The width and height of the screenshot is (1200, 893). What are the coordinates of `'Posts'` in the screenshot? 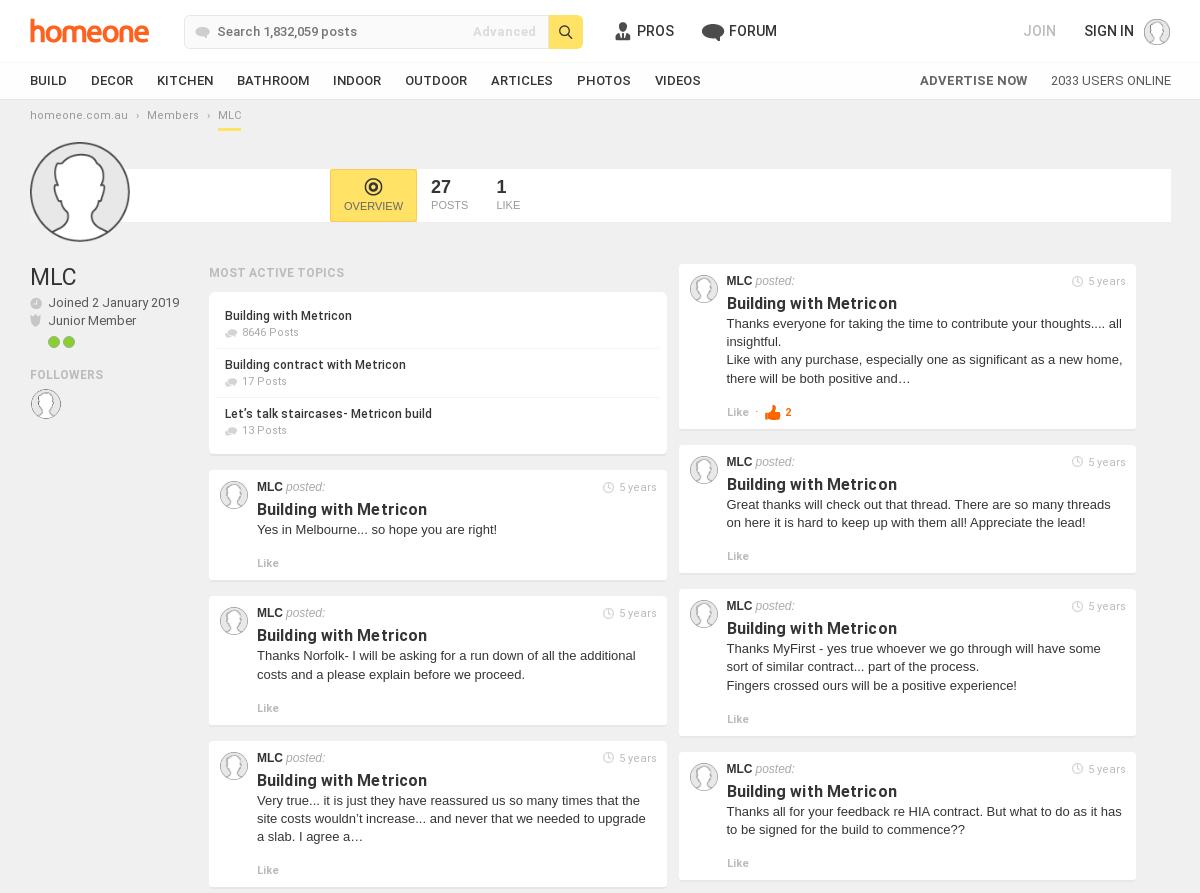 It's located at (449, 204).